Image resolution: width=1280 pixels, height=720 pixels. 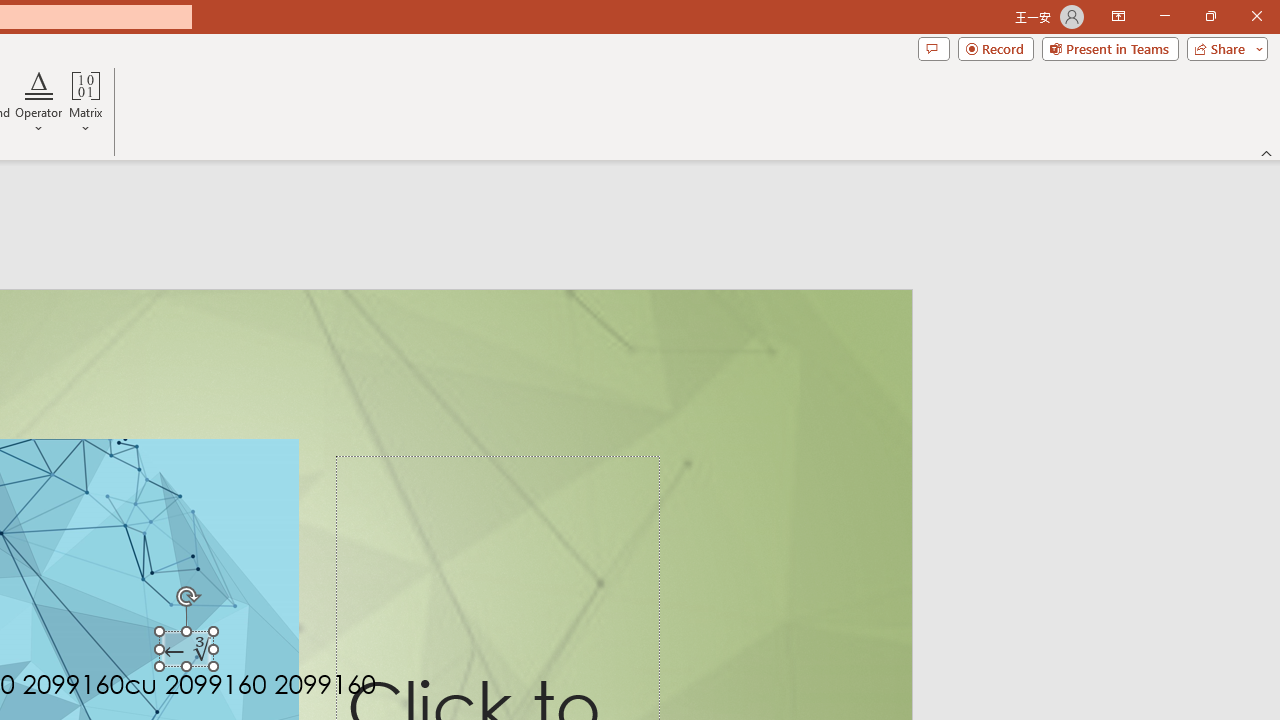 I want to click on 'Matrix', so click(x=85, y=103).